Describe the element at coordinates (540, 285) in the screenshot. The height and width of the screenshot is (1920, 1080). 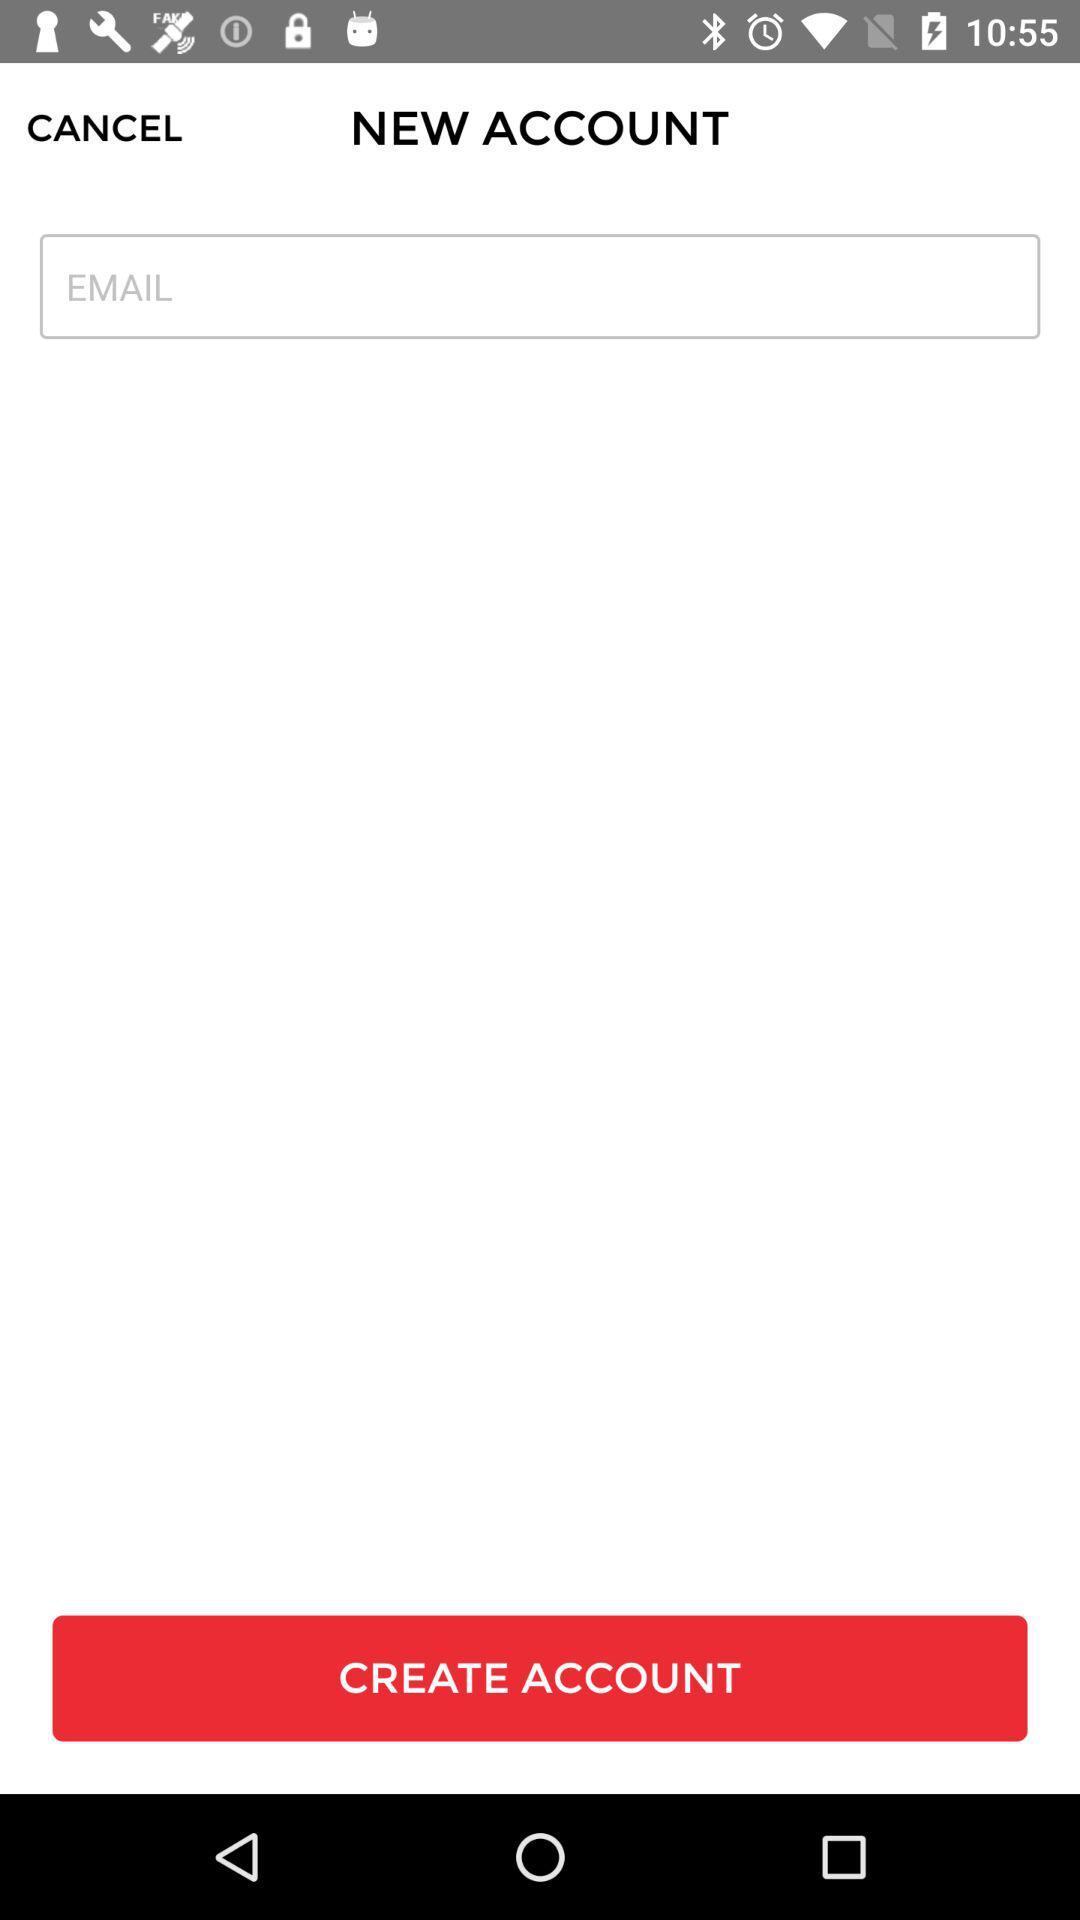
I see `icon above create account icon` at that location.